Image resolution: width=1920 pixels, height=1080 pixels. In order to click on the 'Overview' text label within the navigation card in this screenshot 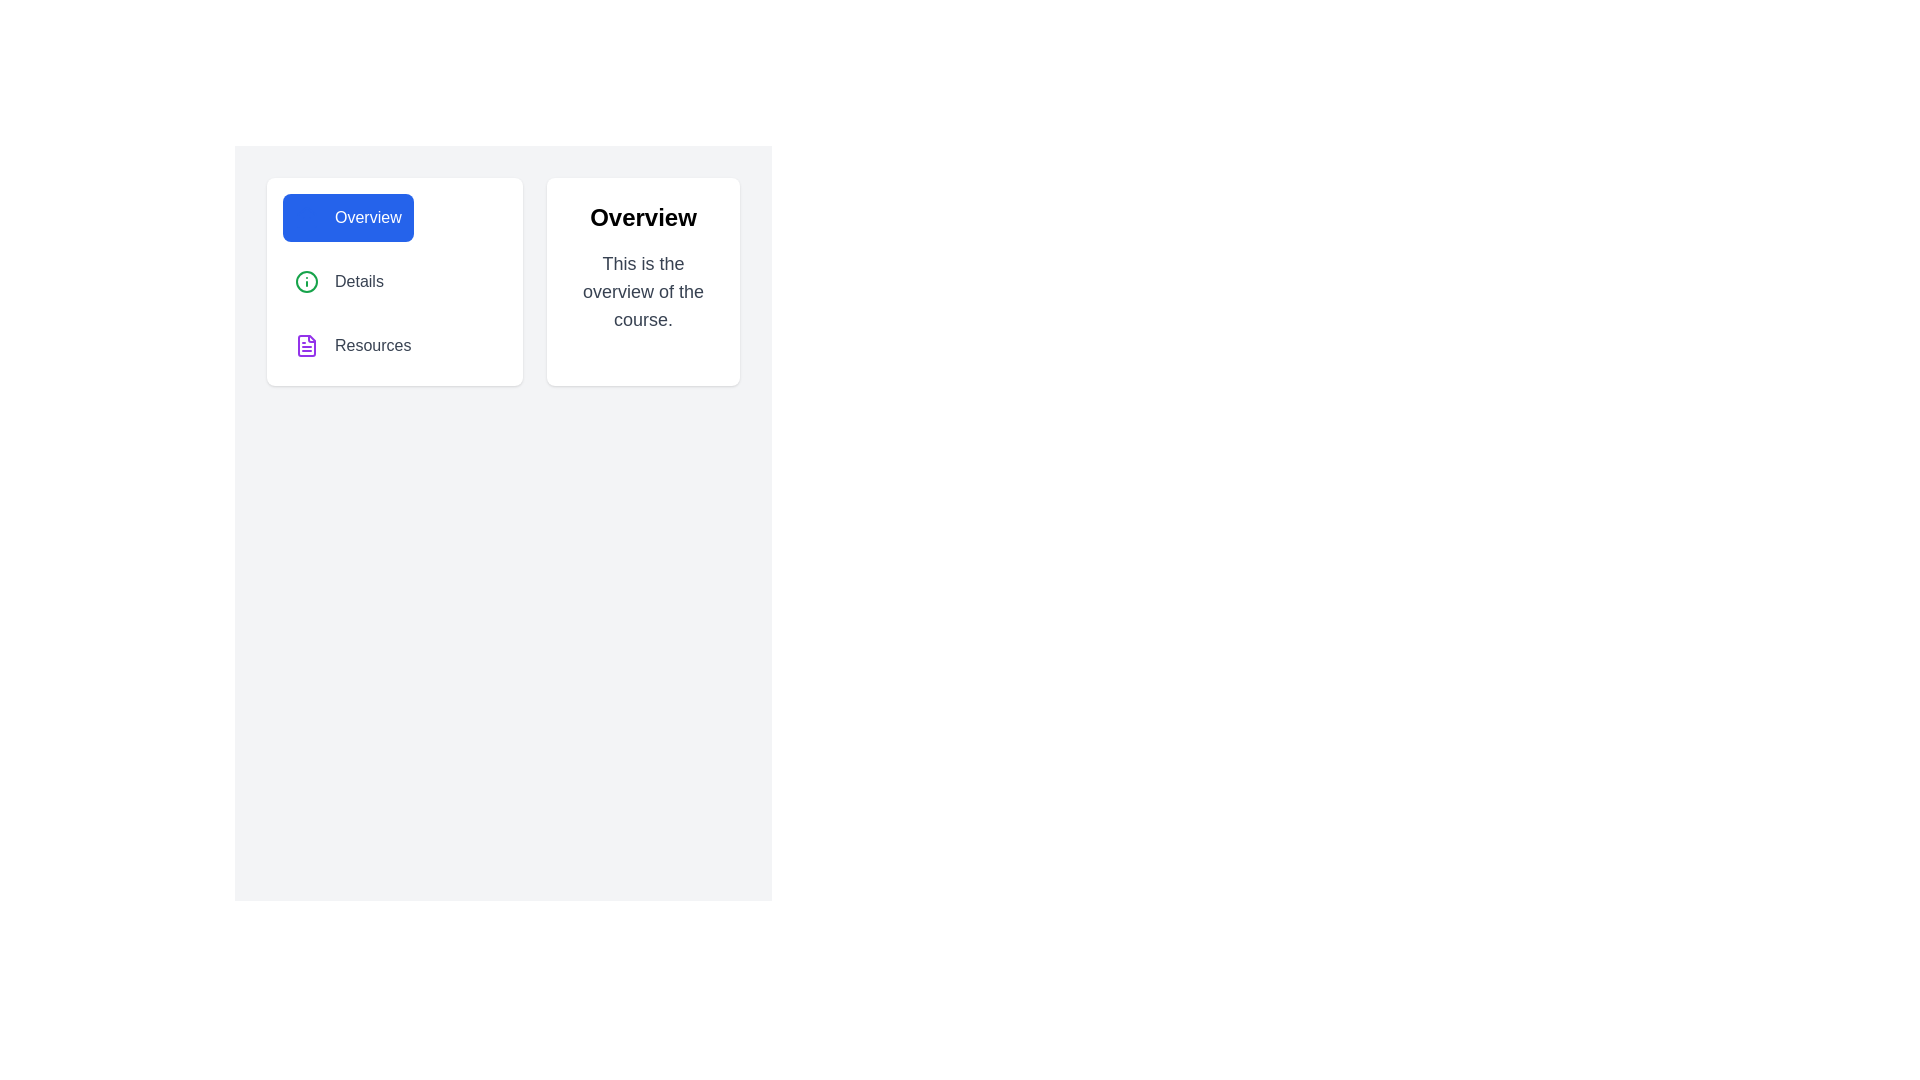, I will do `click(368, 218)`.